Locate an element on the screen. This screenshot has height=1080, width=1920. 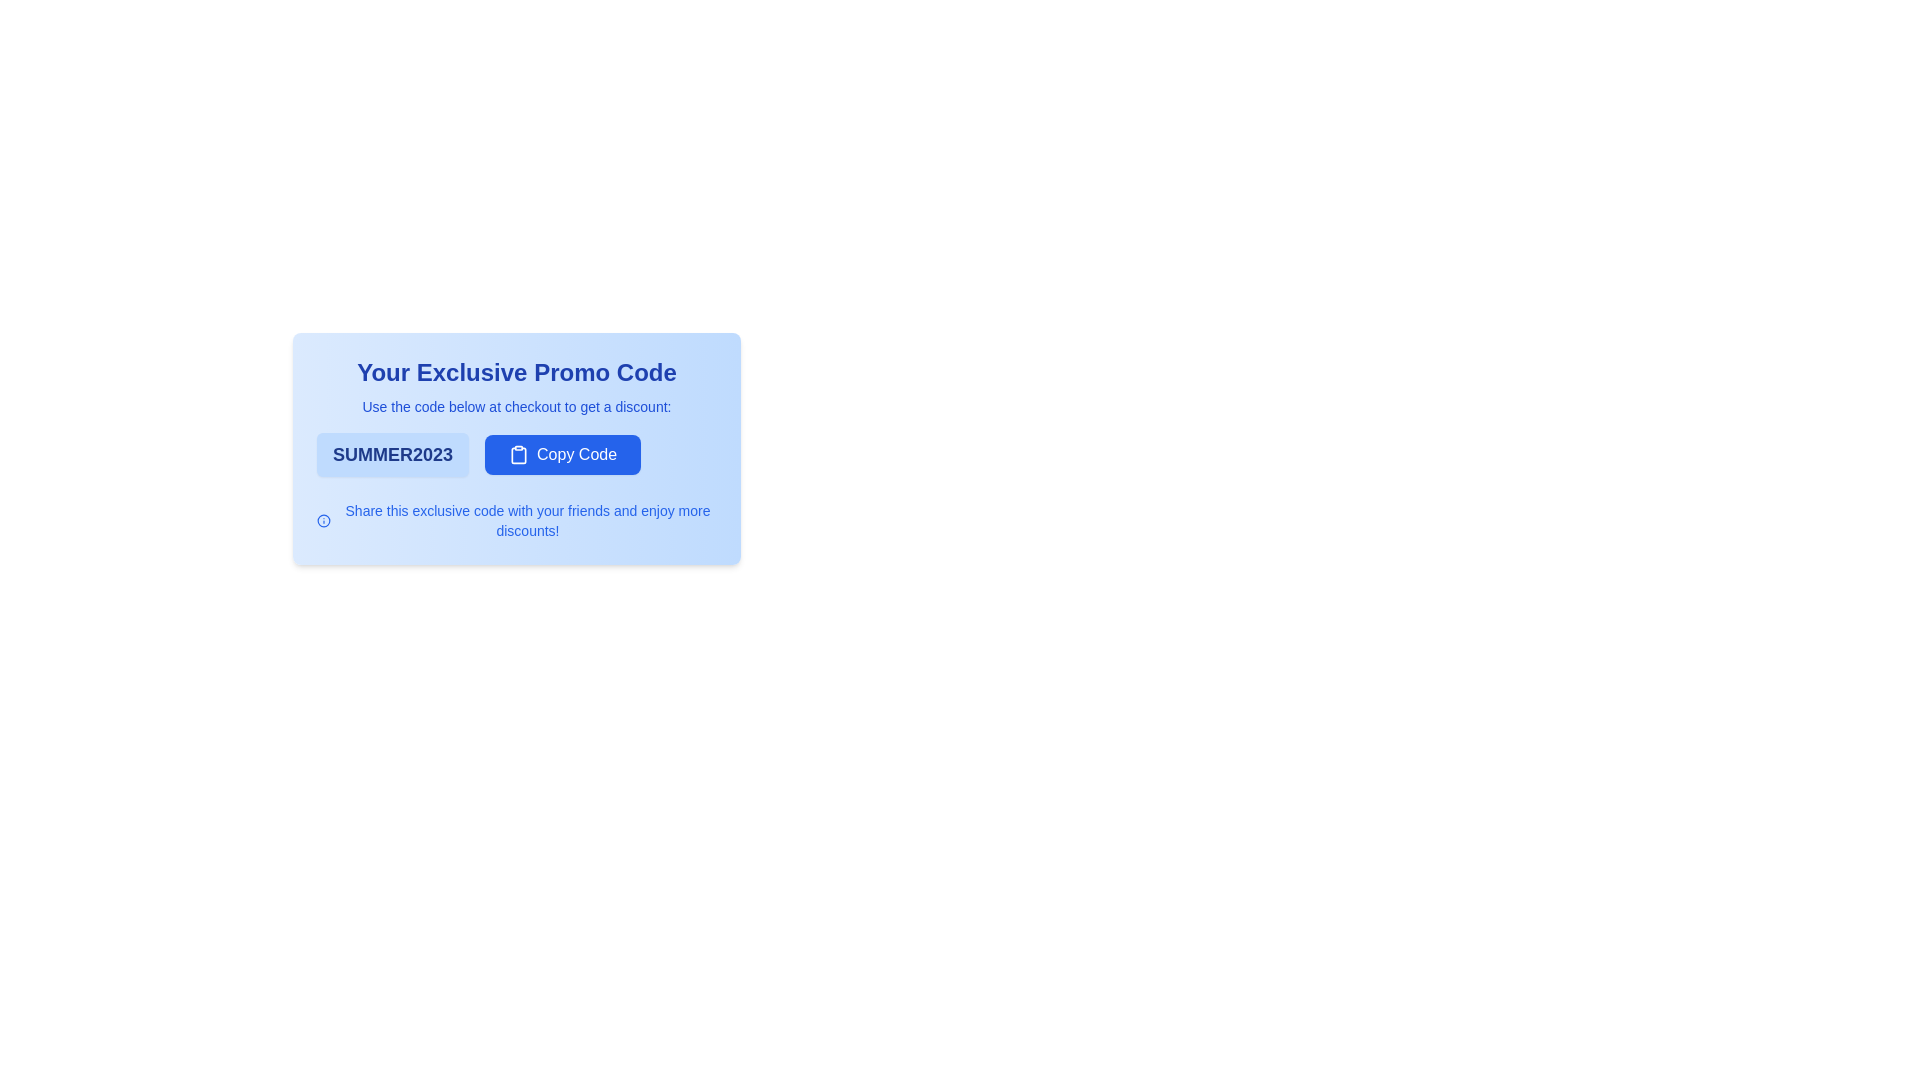
the button located to the right of the label displaying 'SUMMER2023' to copy the promo code into the clipboard is located at coordinates (562, 455).